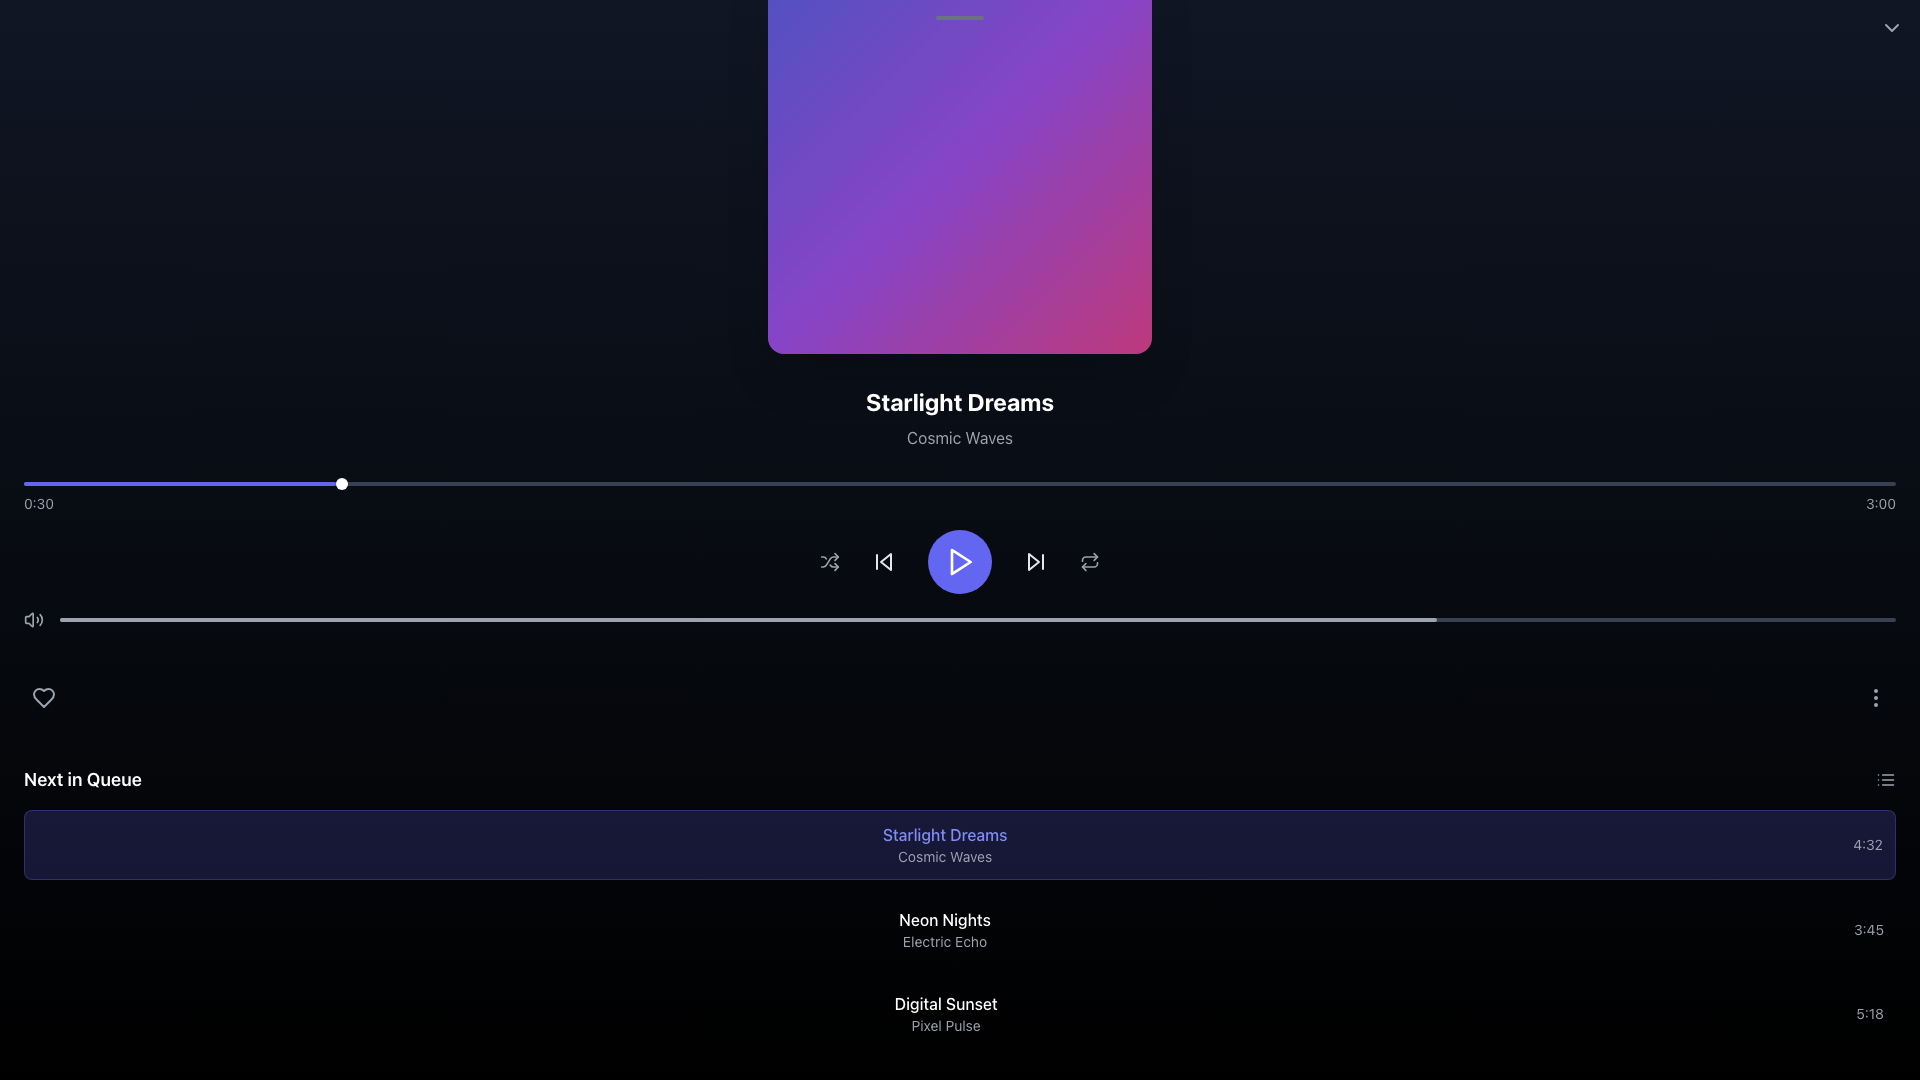 The height and width of the screenshot is (1080, 1920). Describe the element at coordinates (944, 855) in the screenshot. I see `the 'Cosmic Waves' text label` at that location.